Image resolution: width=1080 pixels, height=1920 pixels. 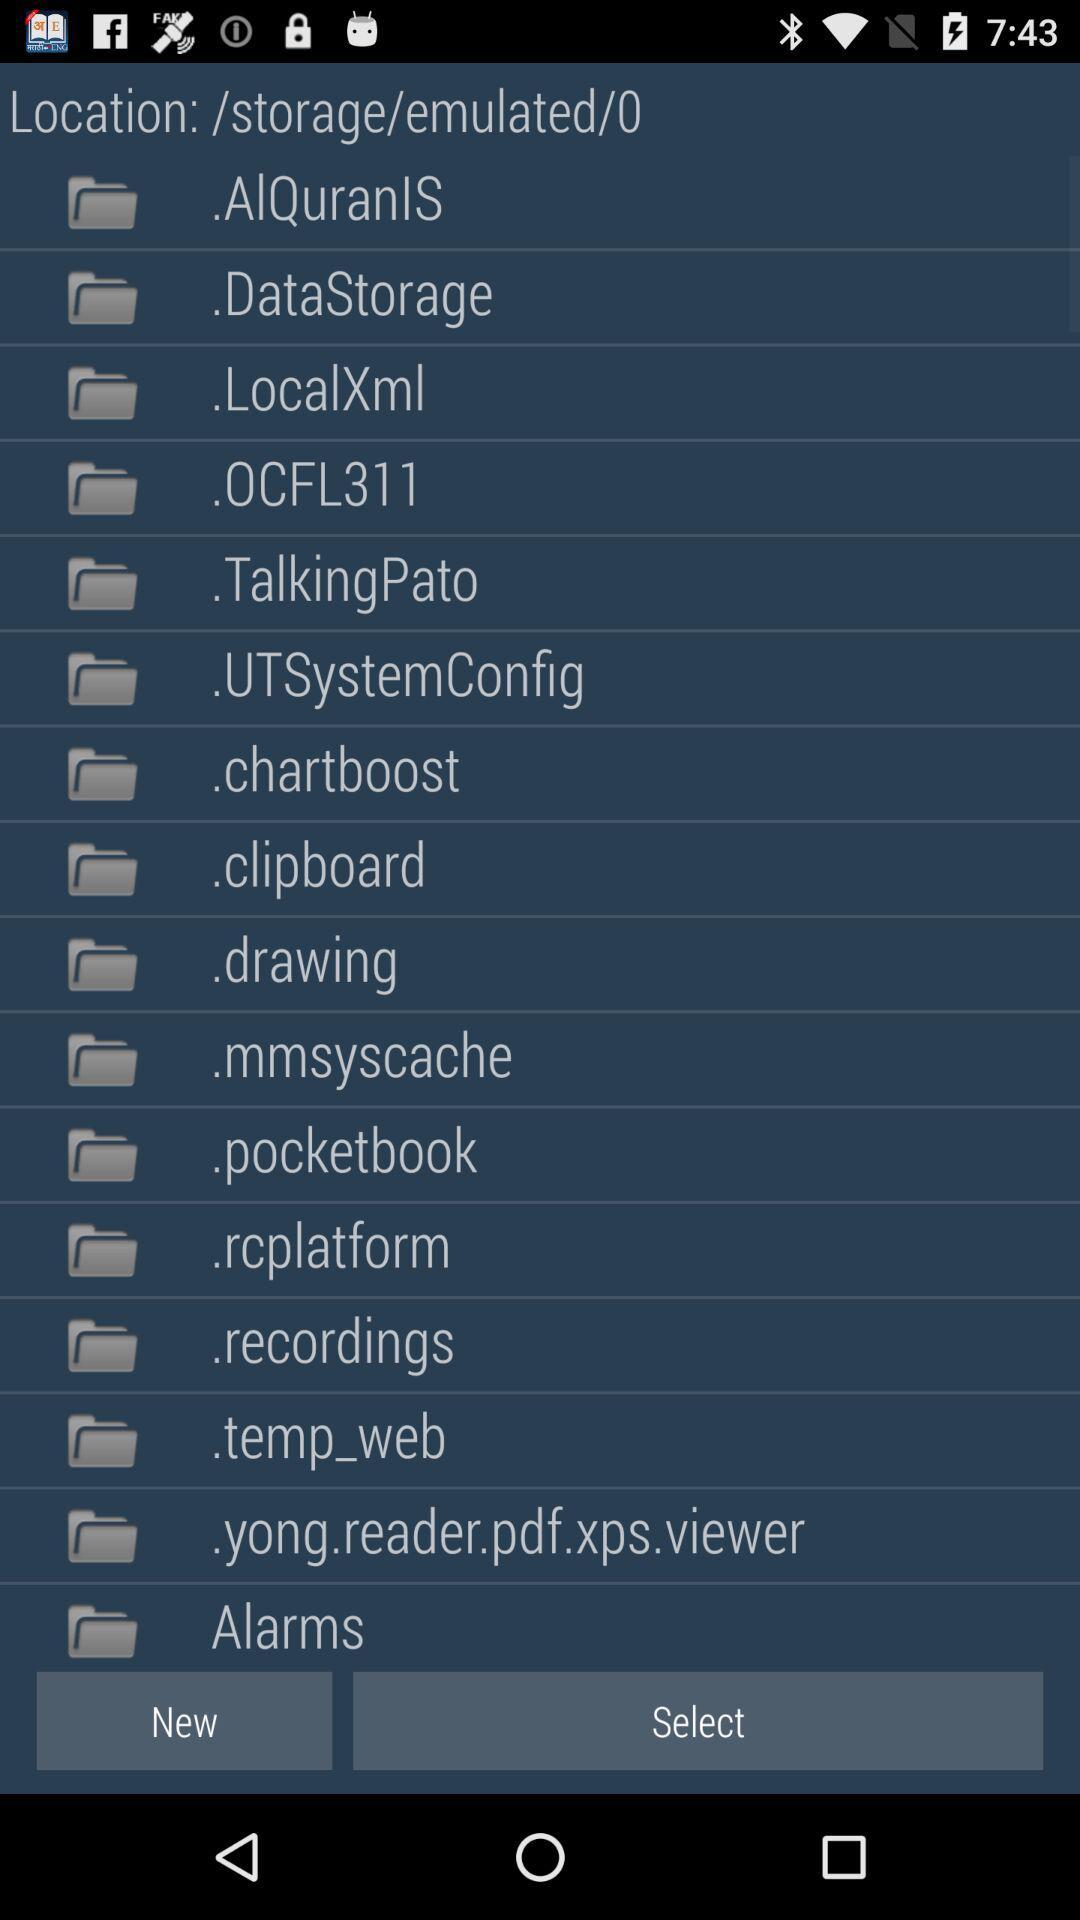 I want to click on .drawing icon, so click(x=304, y=964).